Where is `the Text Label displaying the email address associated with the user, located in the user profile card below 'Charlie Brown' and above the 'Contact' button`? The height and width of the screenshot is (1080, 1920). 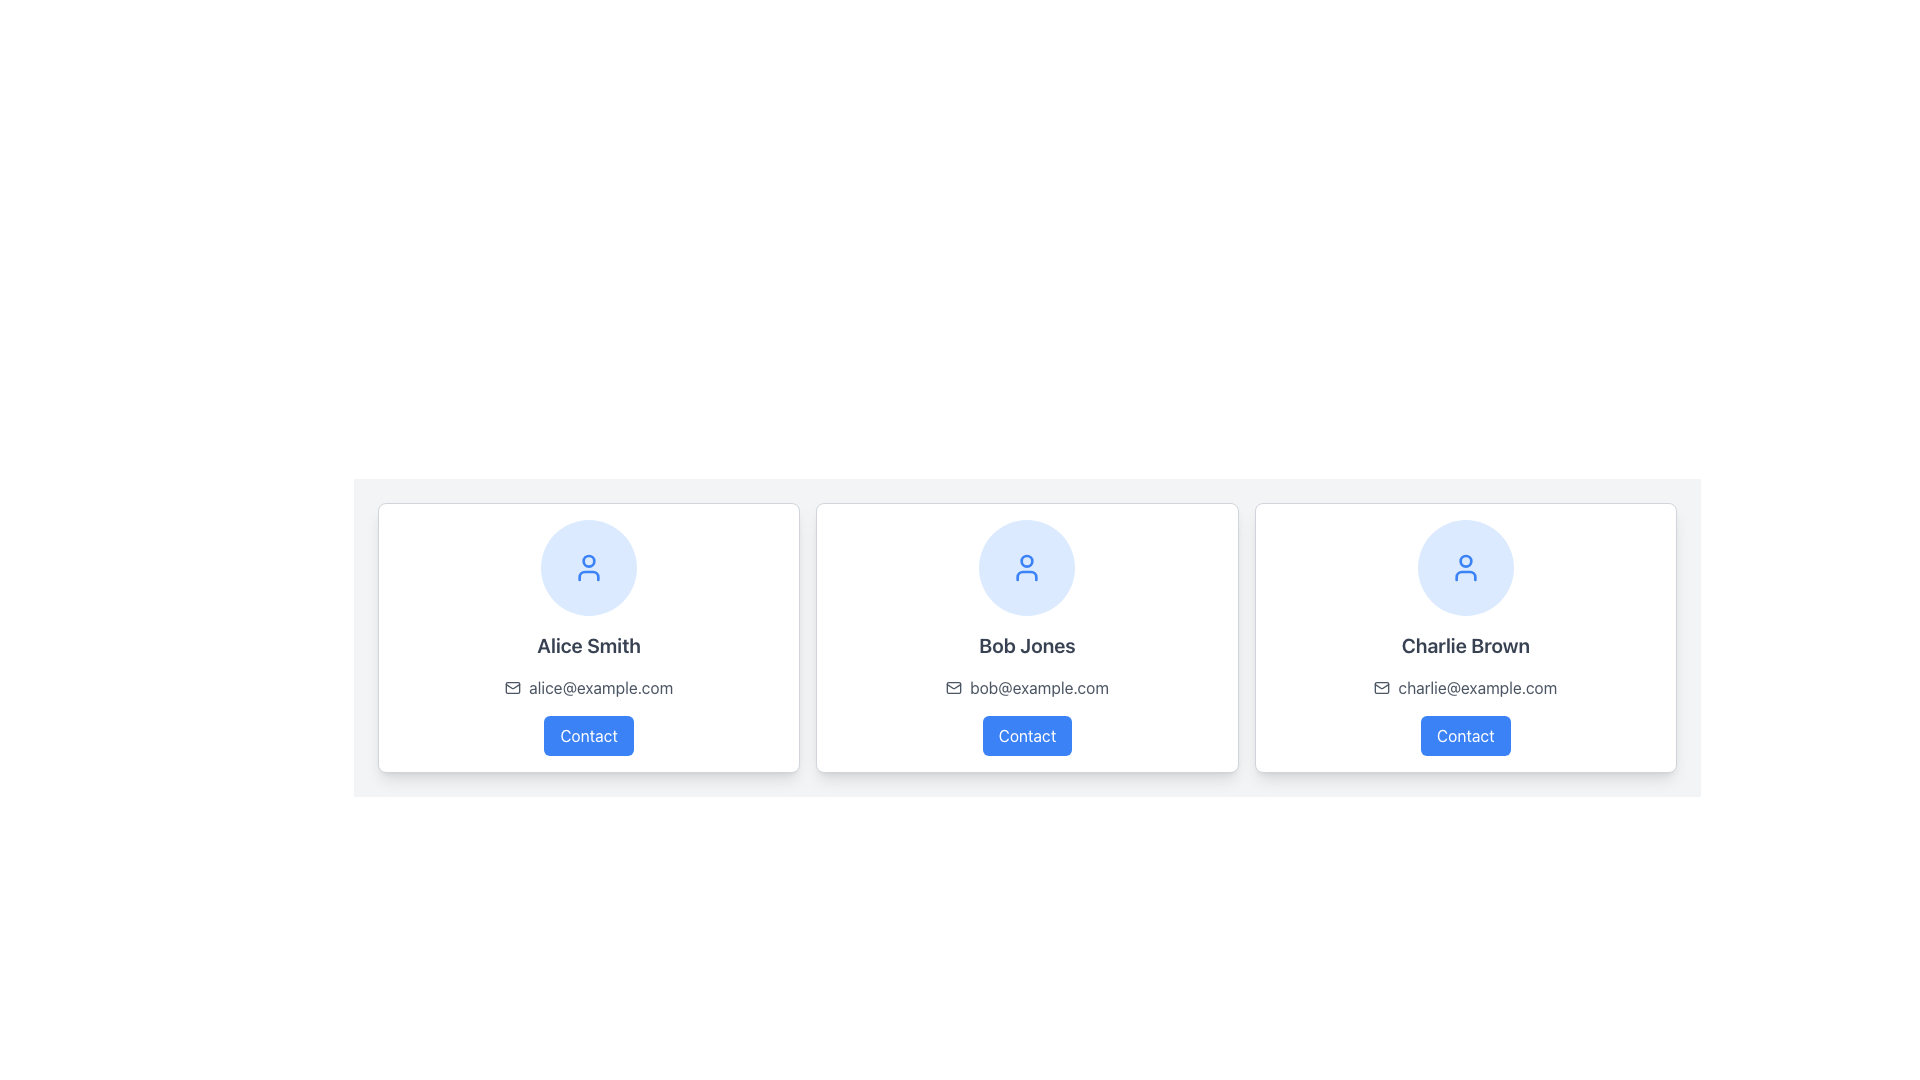
the Text Label displaying the email address associated with the user, located in the user profile card below 'Charlie Brown' and above the 'Contact' button is located at coordinates (1477, 686).